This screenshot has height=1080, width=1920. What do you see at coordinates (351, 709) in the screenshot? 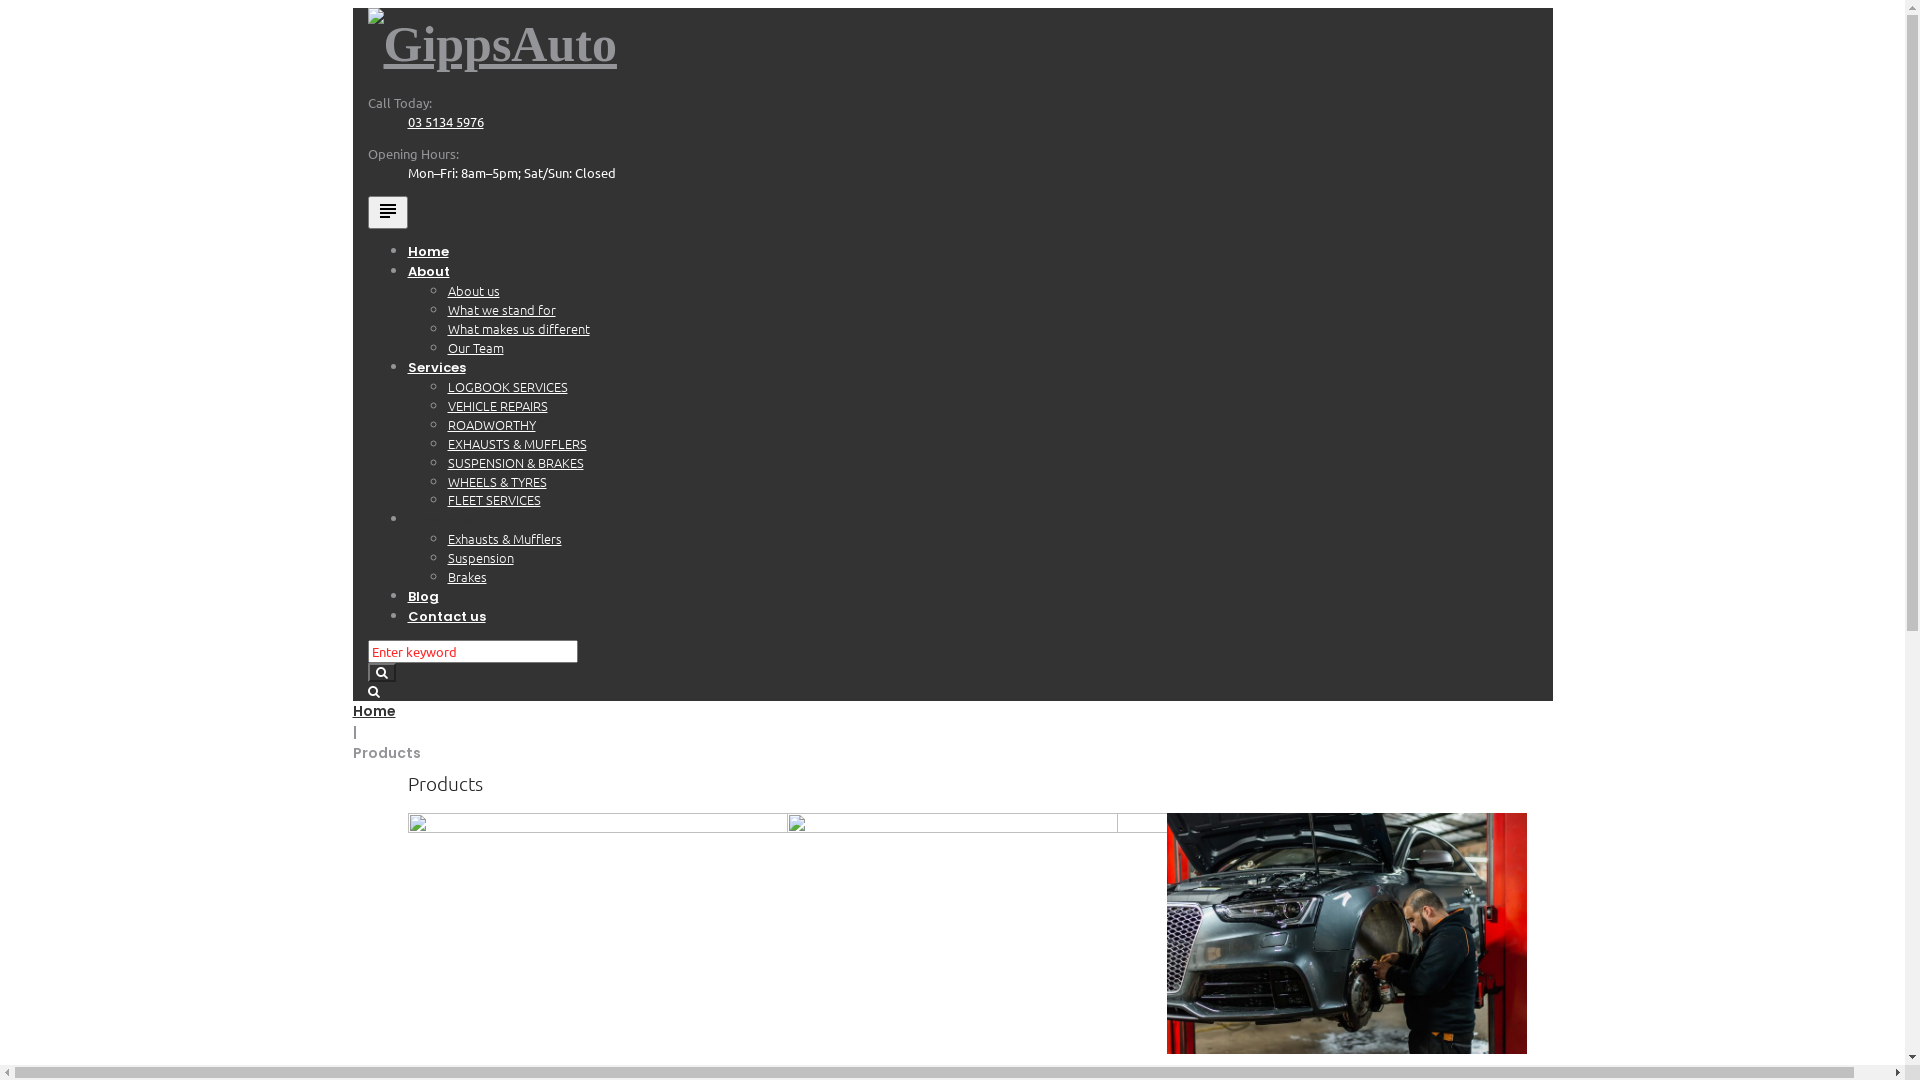
I see `'Home'` at bounding box center [351, 709].